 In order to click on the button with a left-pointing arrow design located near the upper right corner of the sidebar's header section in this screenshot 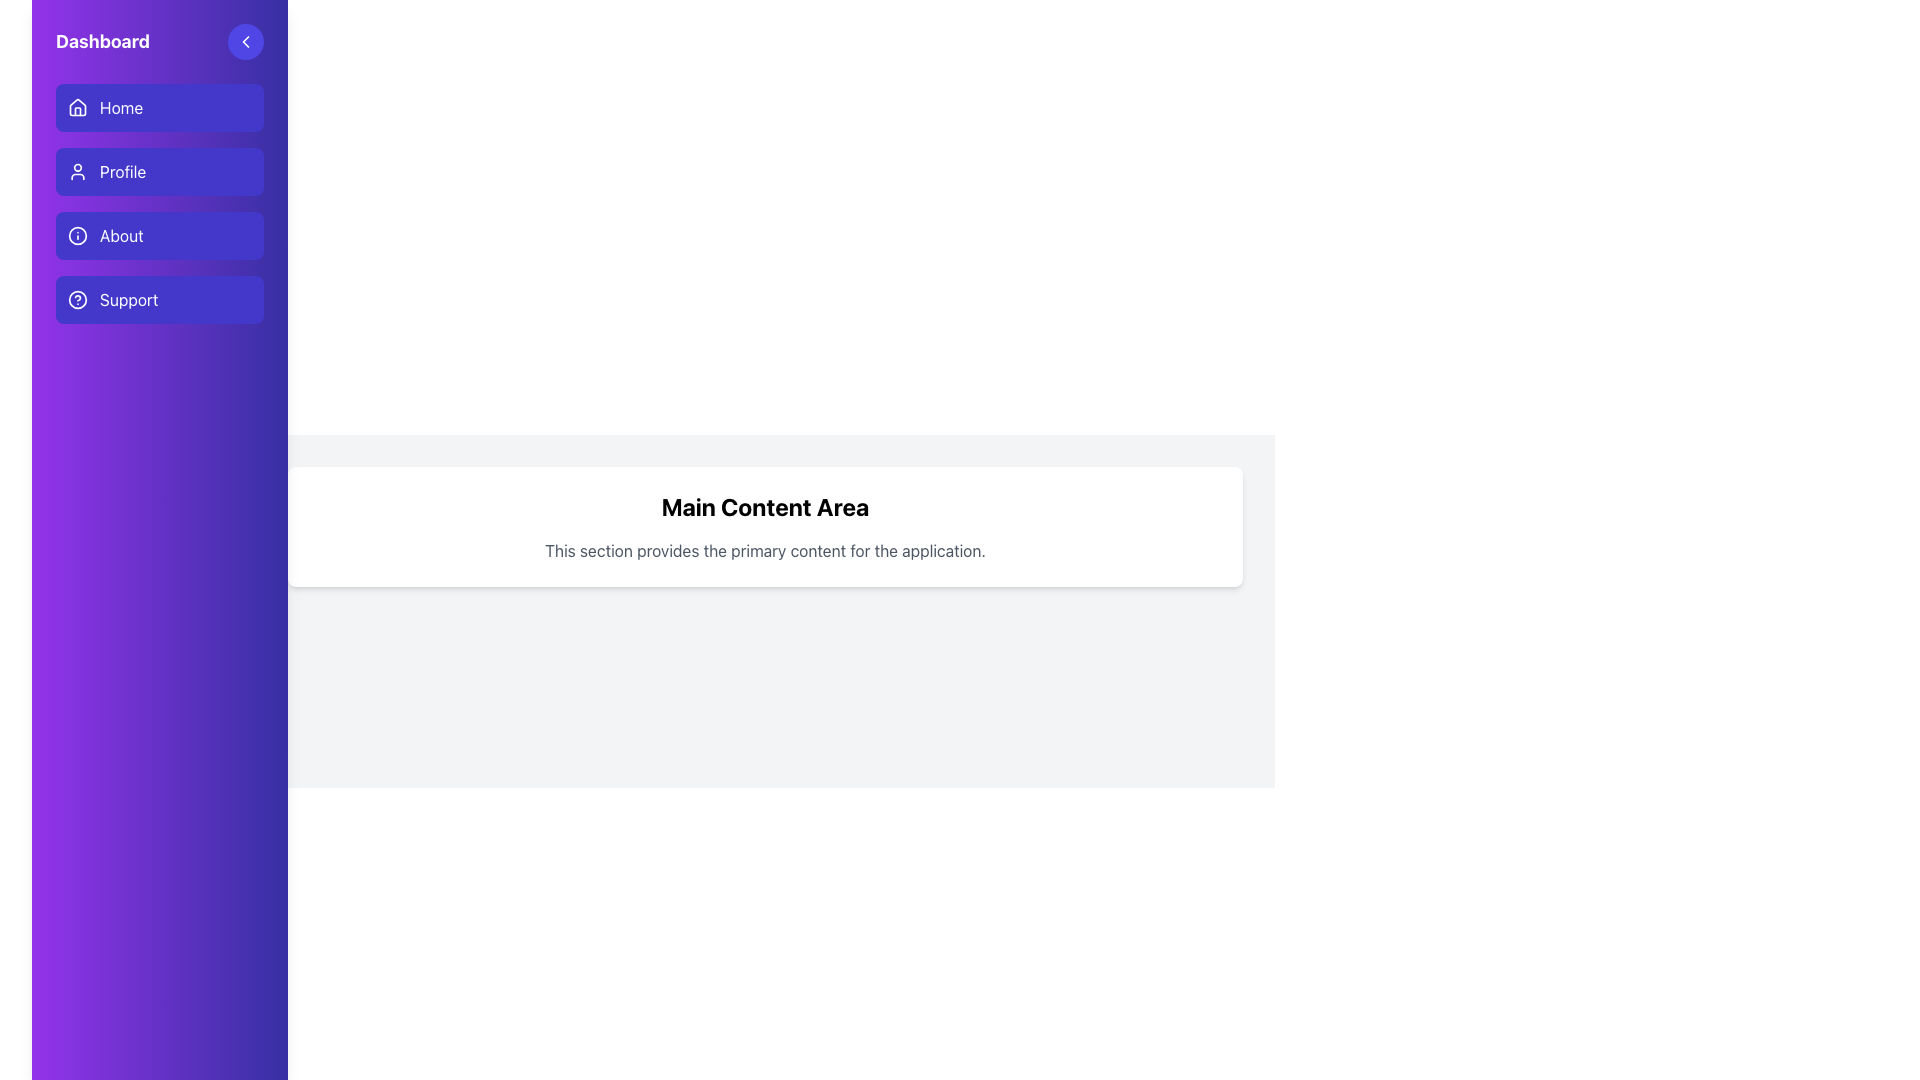, I will do `click(244, 42)`.